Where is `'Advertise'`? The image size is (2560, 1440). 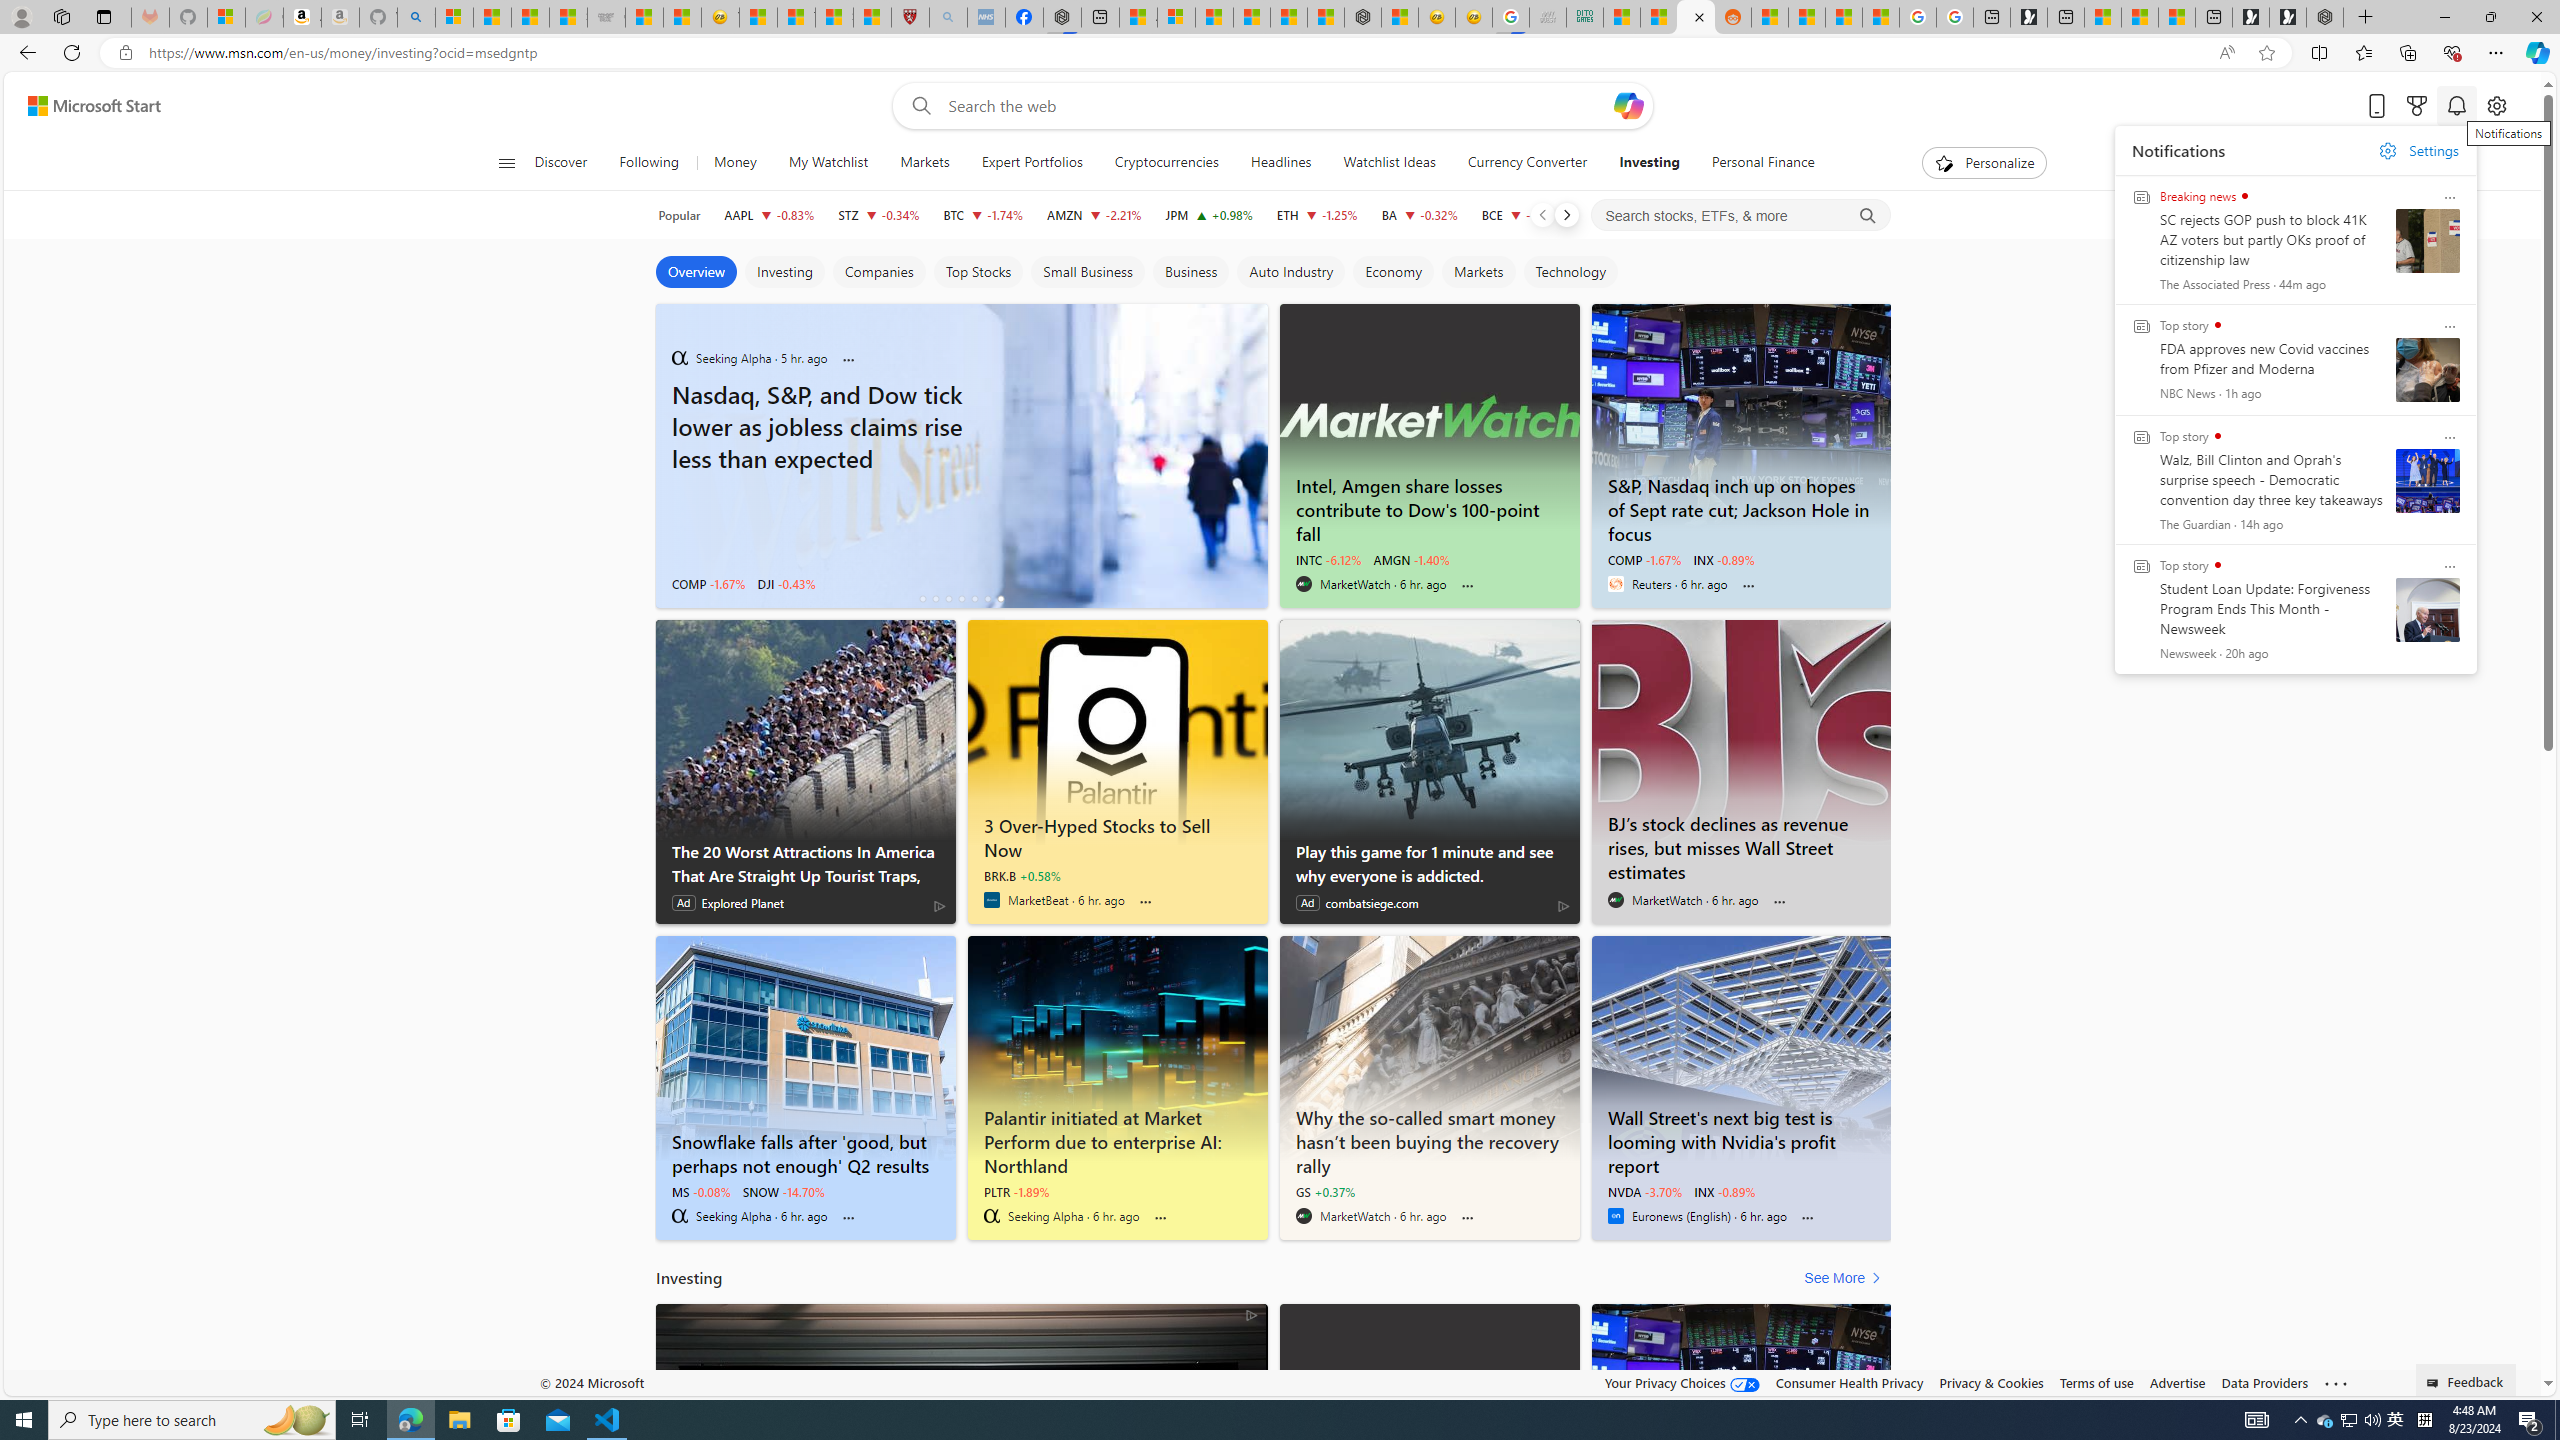 'Advertise' is located at coordinates (2176, 1382).